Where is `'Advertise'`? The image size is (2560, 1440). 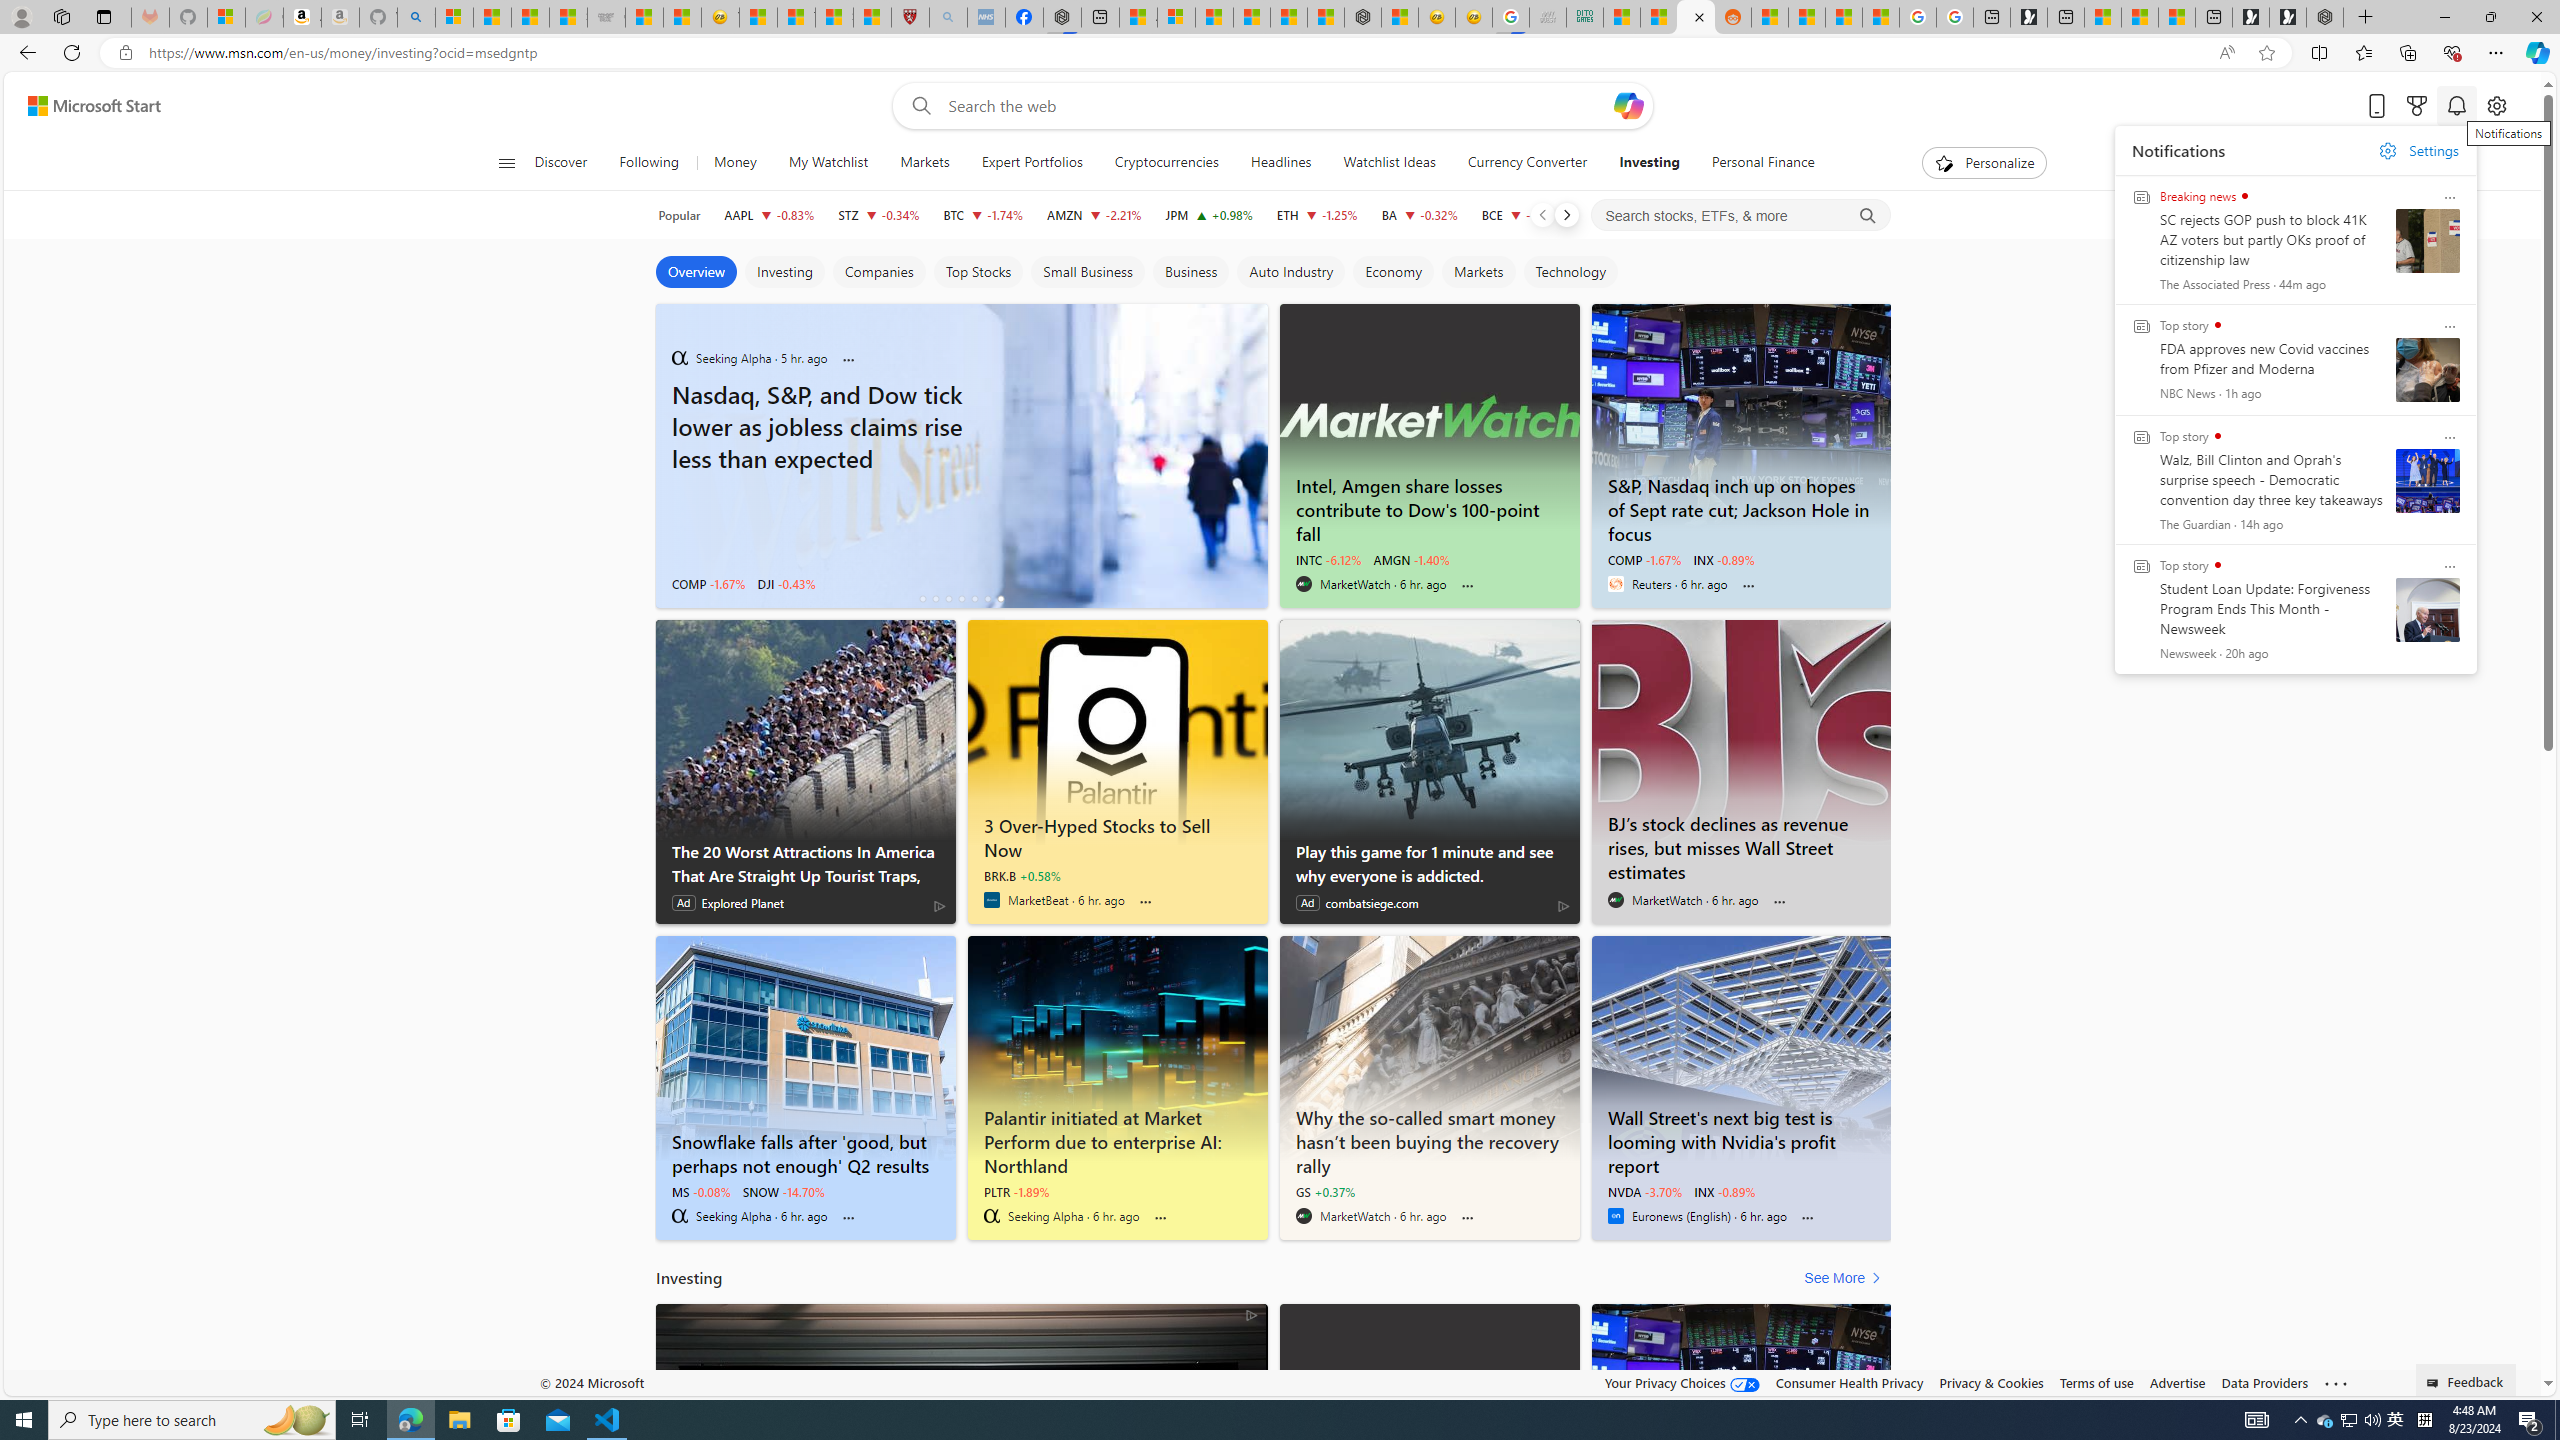 'Advertise' is located at coordinates (2176, 1382).